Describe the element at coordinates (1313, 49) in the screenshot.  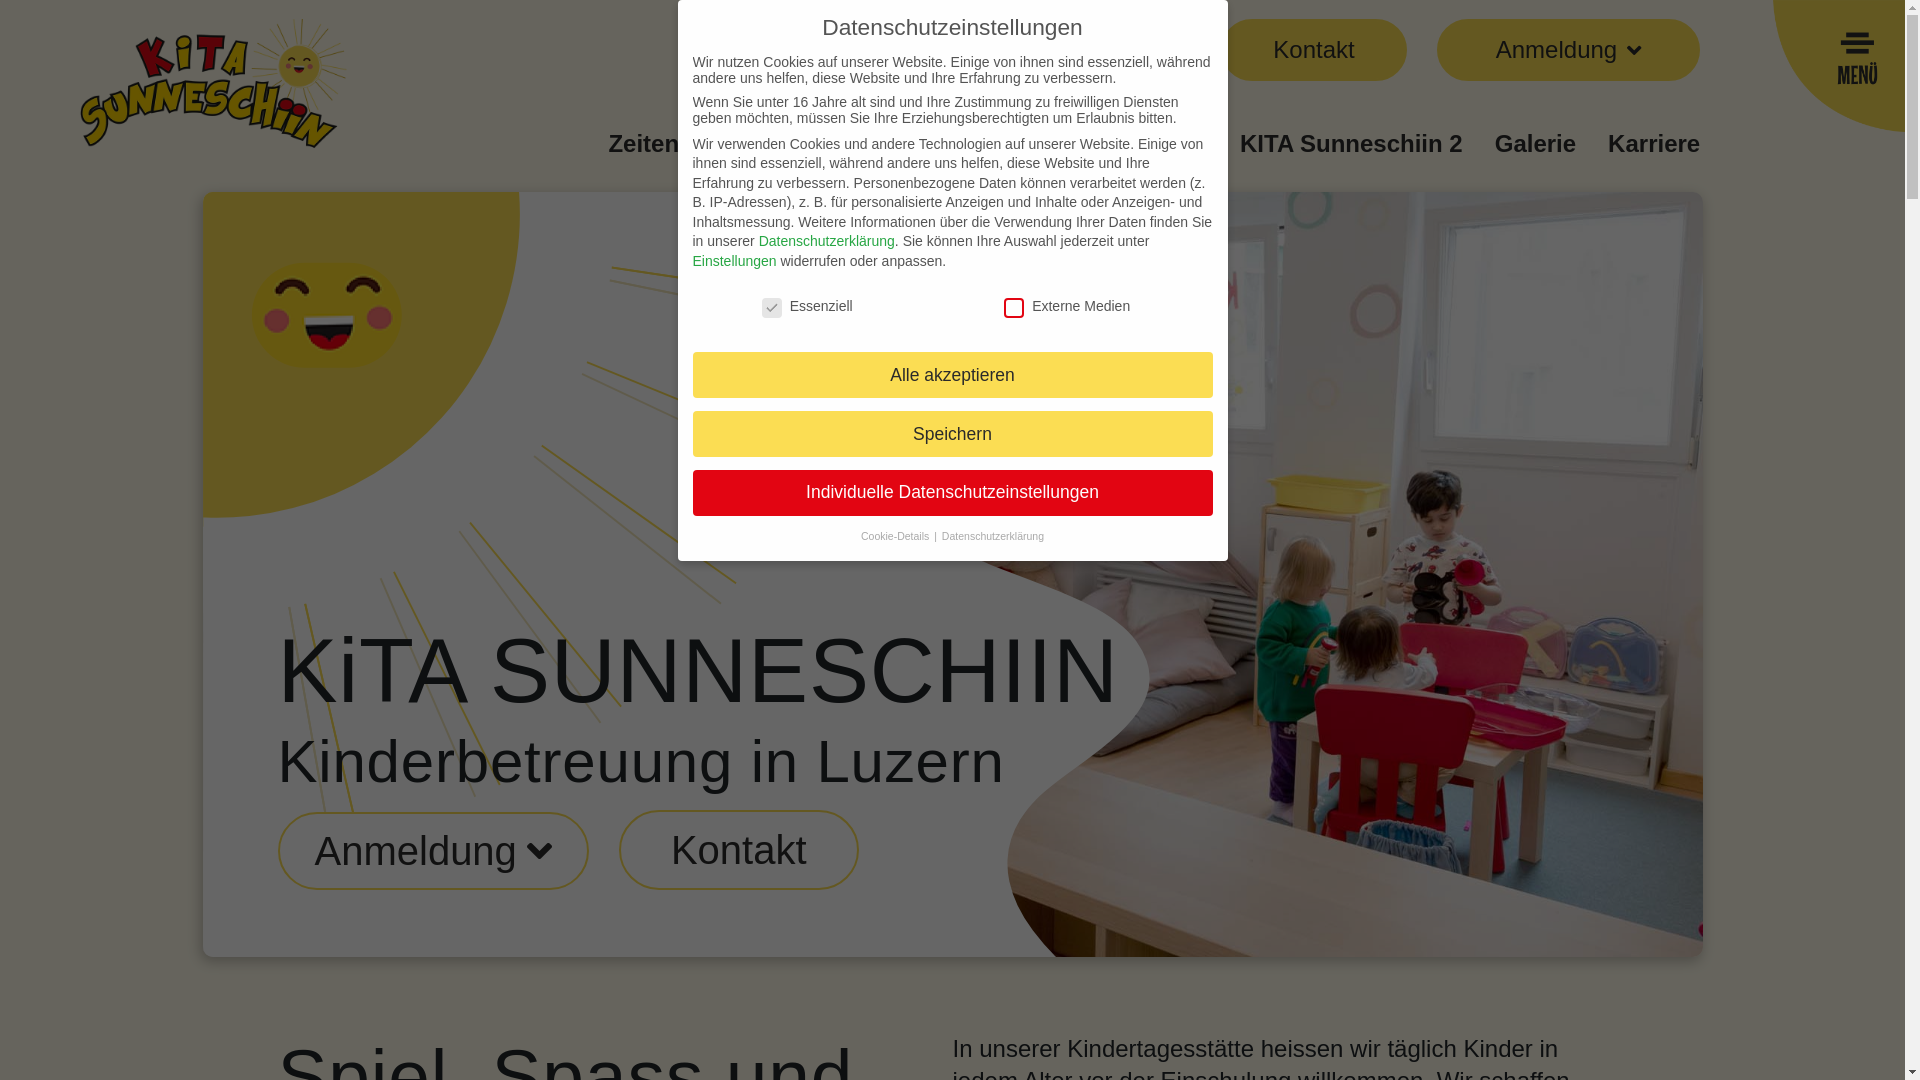
I see `'Kontakt'` at that location.